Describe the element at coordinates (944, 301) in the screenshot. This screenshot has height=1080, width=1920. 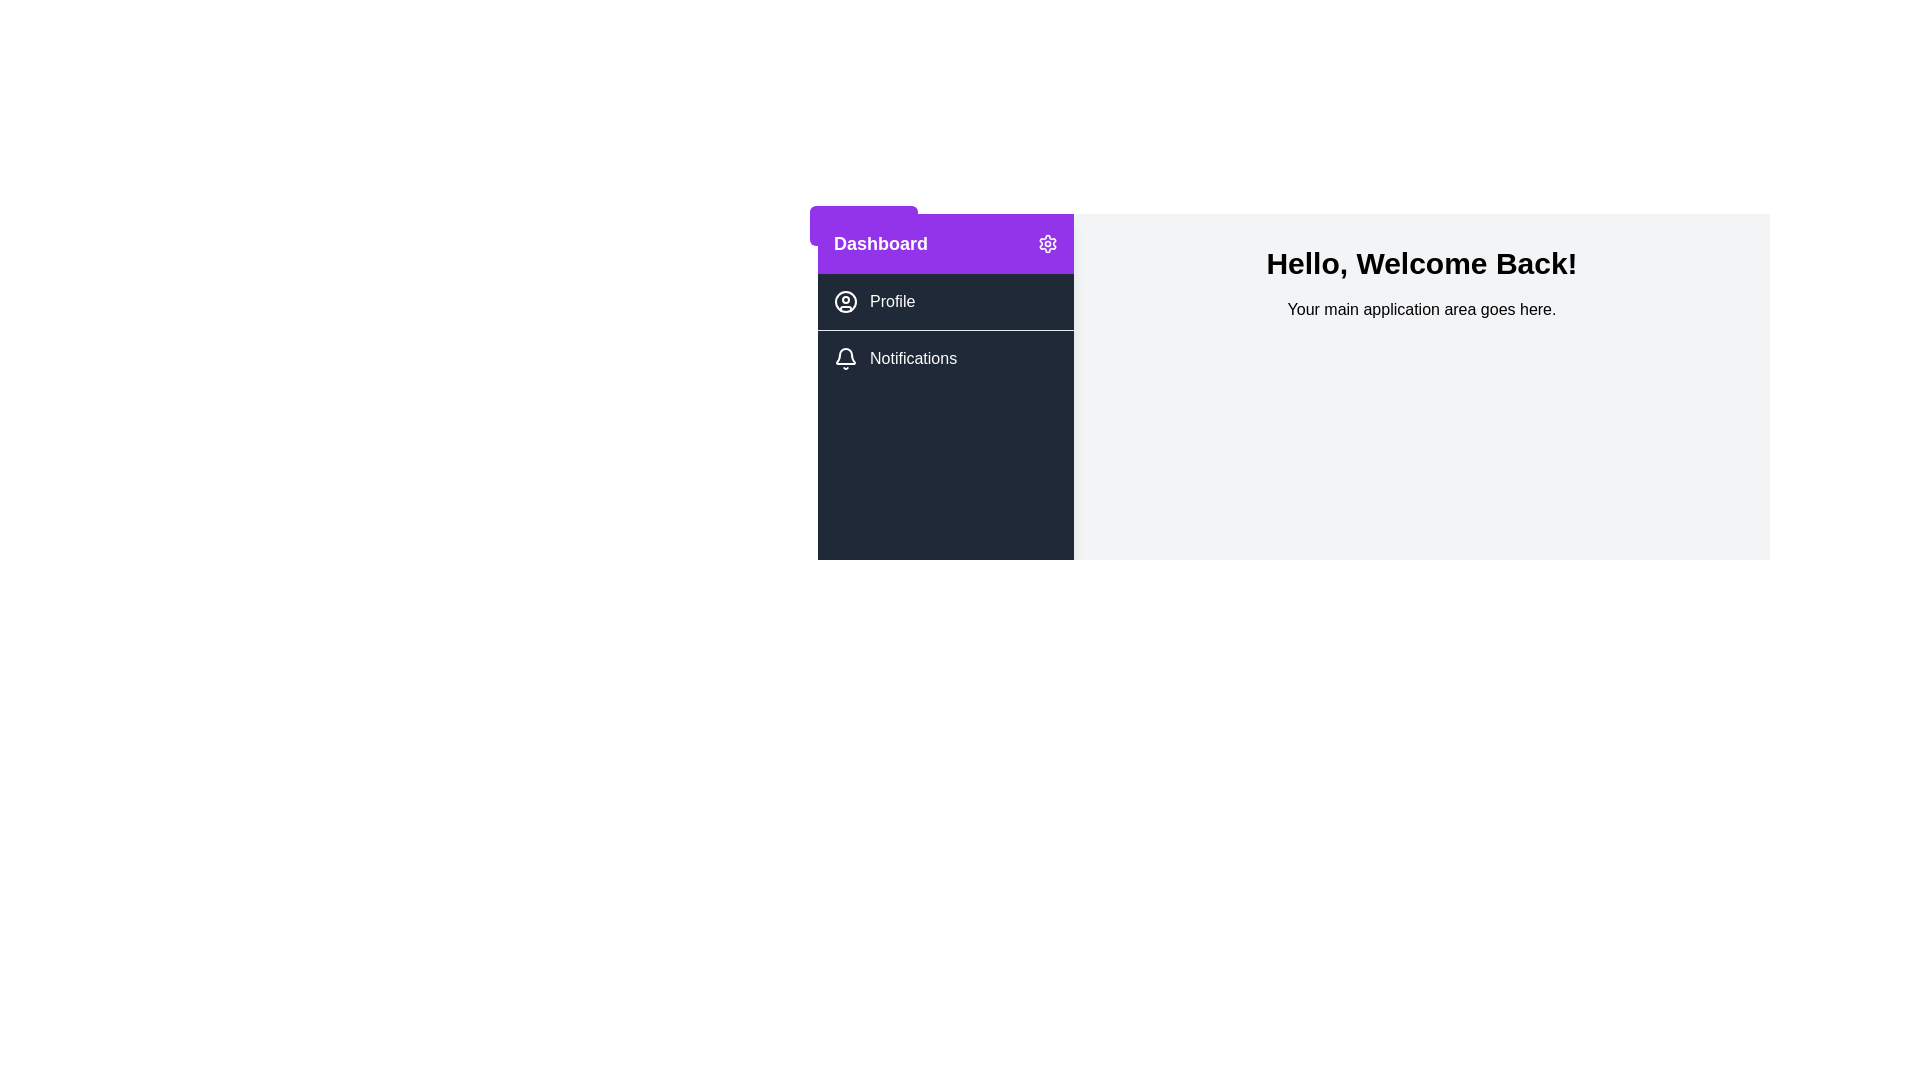
I see `the 'Profile' navigation list item in the sidebar` at that location.